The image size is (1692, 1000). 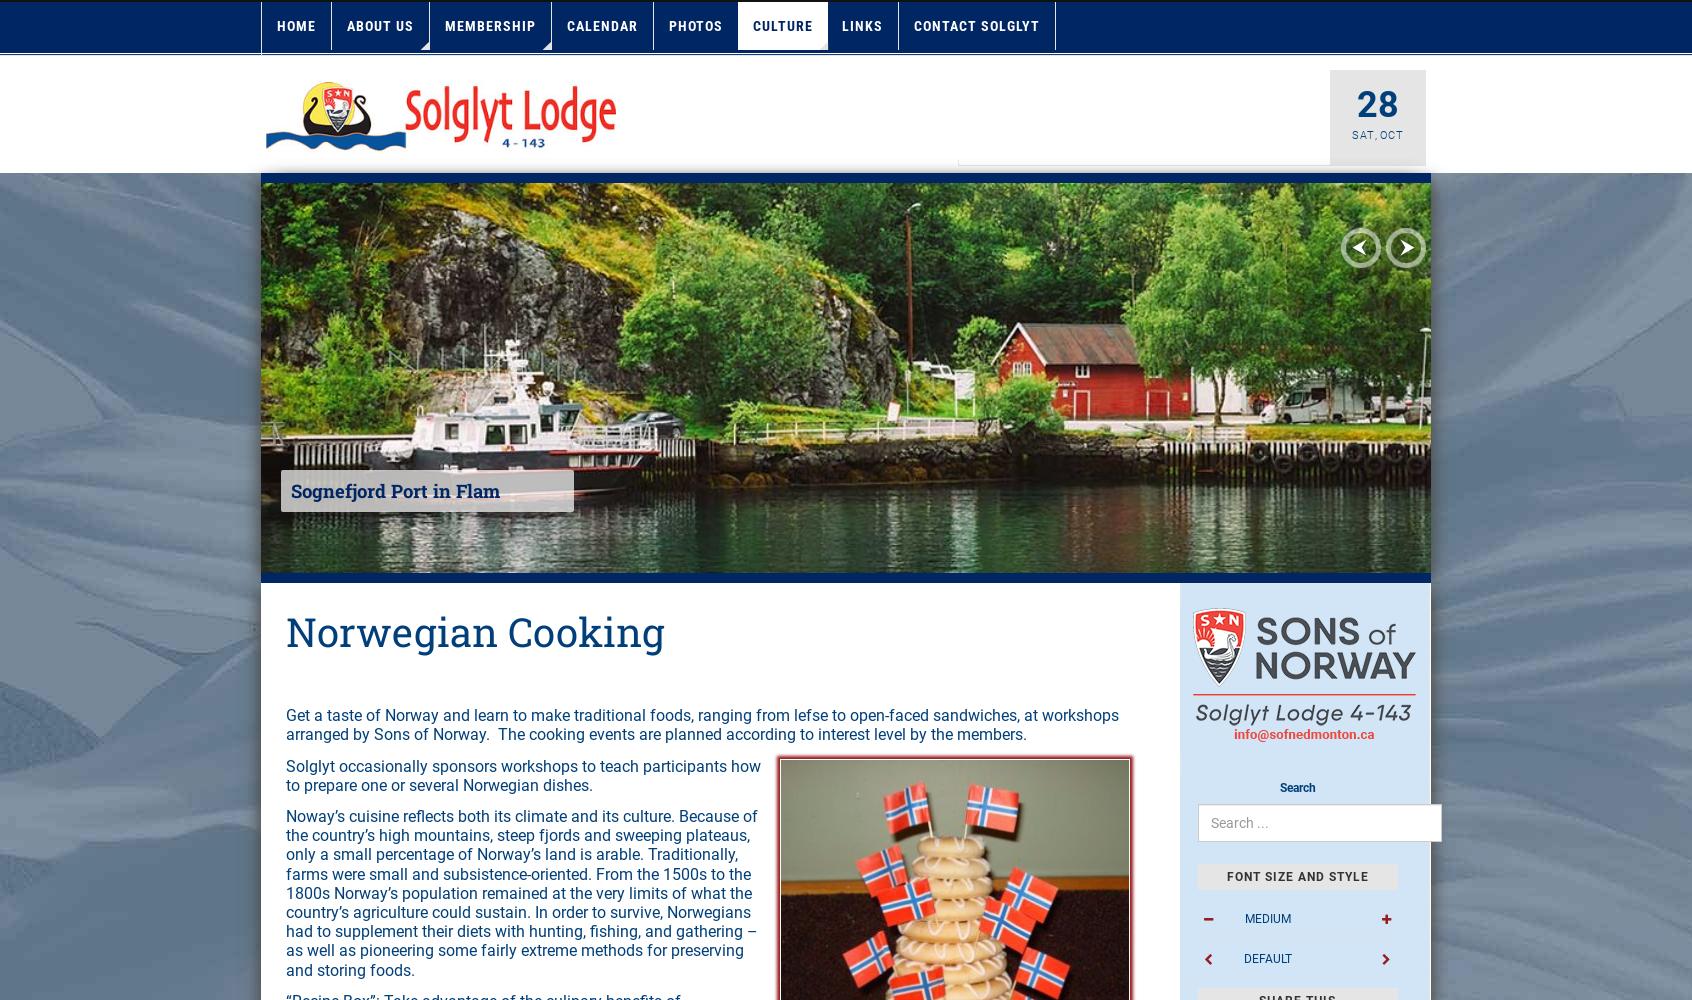 I want to click on 'Noway’s cuisine reflects both its climate and its culture. Because of the country’s high mountains, steep fjords and sweeping plateaus, only a small percentage of Norway’s land is arable. Traditionally, farms were small and subsistence-oriented. From the 1500s to the 1800s Norway’s population remained at the very limits of what the country’s agriculture could sustain. In order to survive, Norwegians had to supplement their diets with hunting, fishing, and gathering – as well as pioneering some fairly extreme methods for preserving and storing foods.', so click(x=284, y=893).